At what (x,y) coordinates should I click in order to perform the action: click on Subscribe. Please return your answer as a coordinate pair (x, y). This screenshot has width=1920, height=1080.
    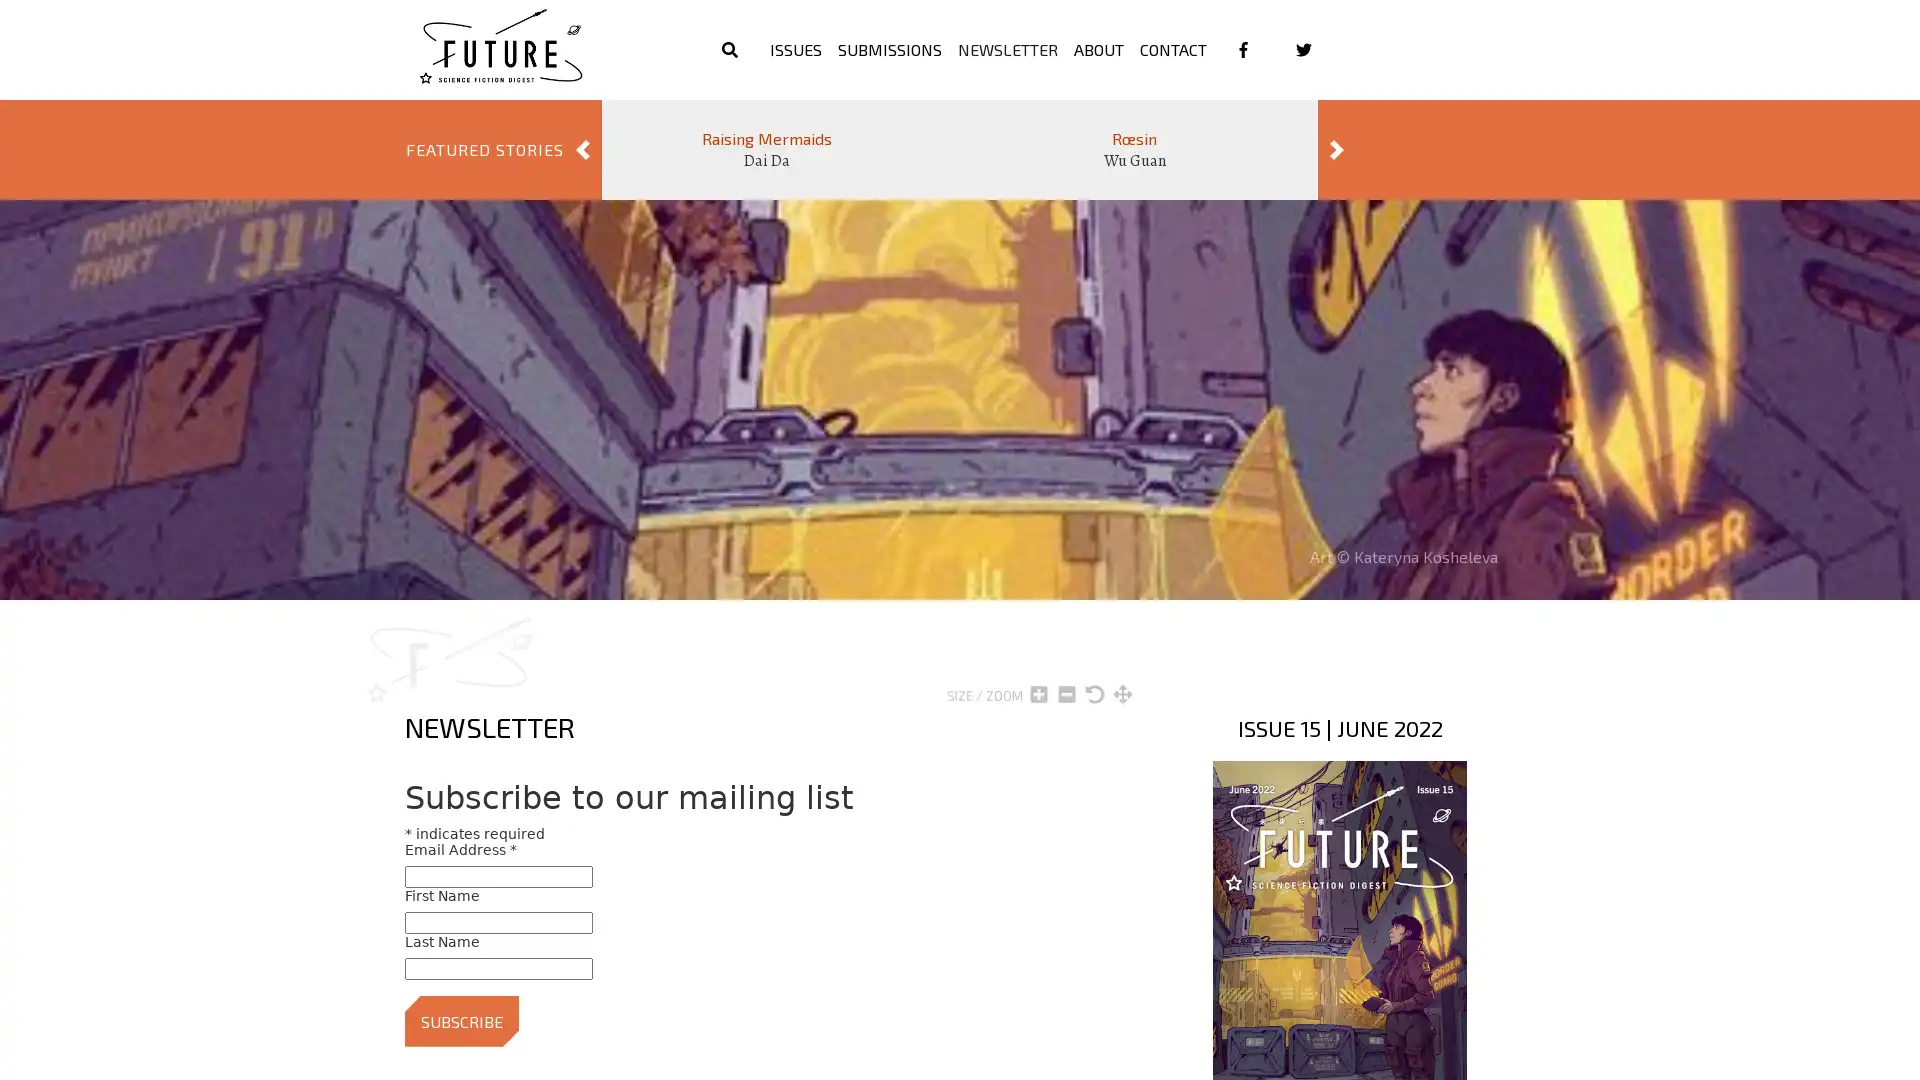
    Looking at the image, I should click on (460, 1020).